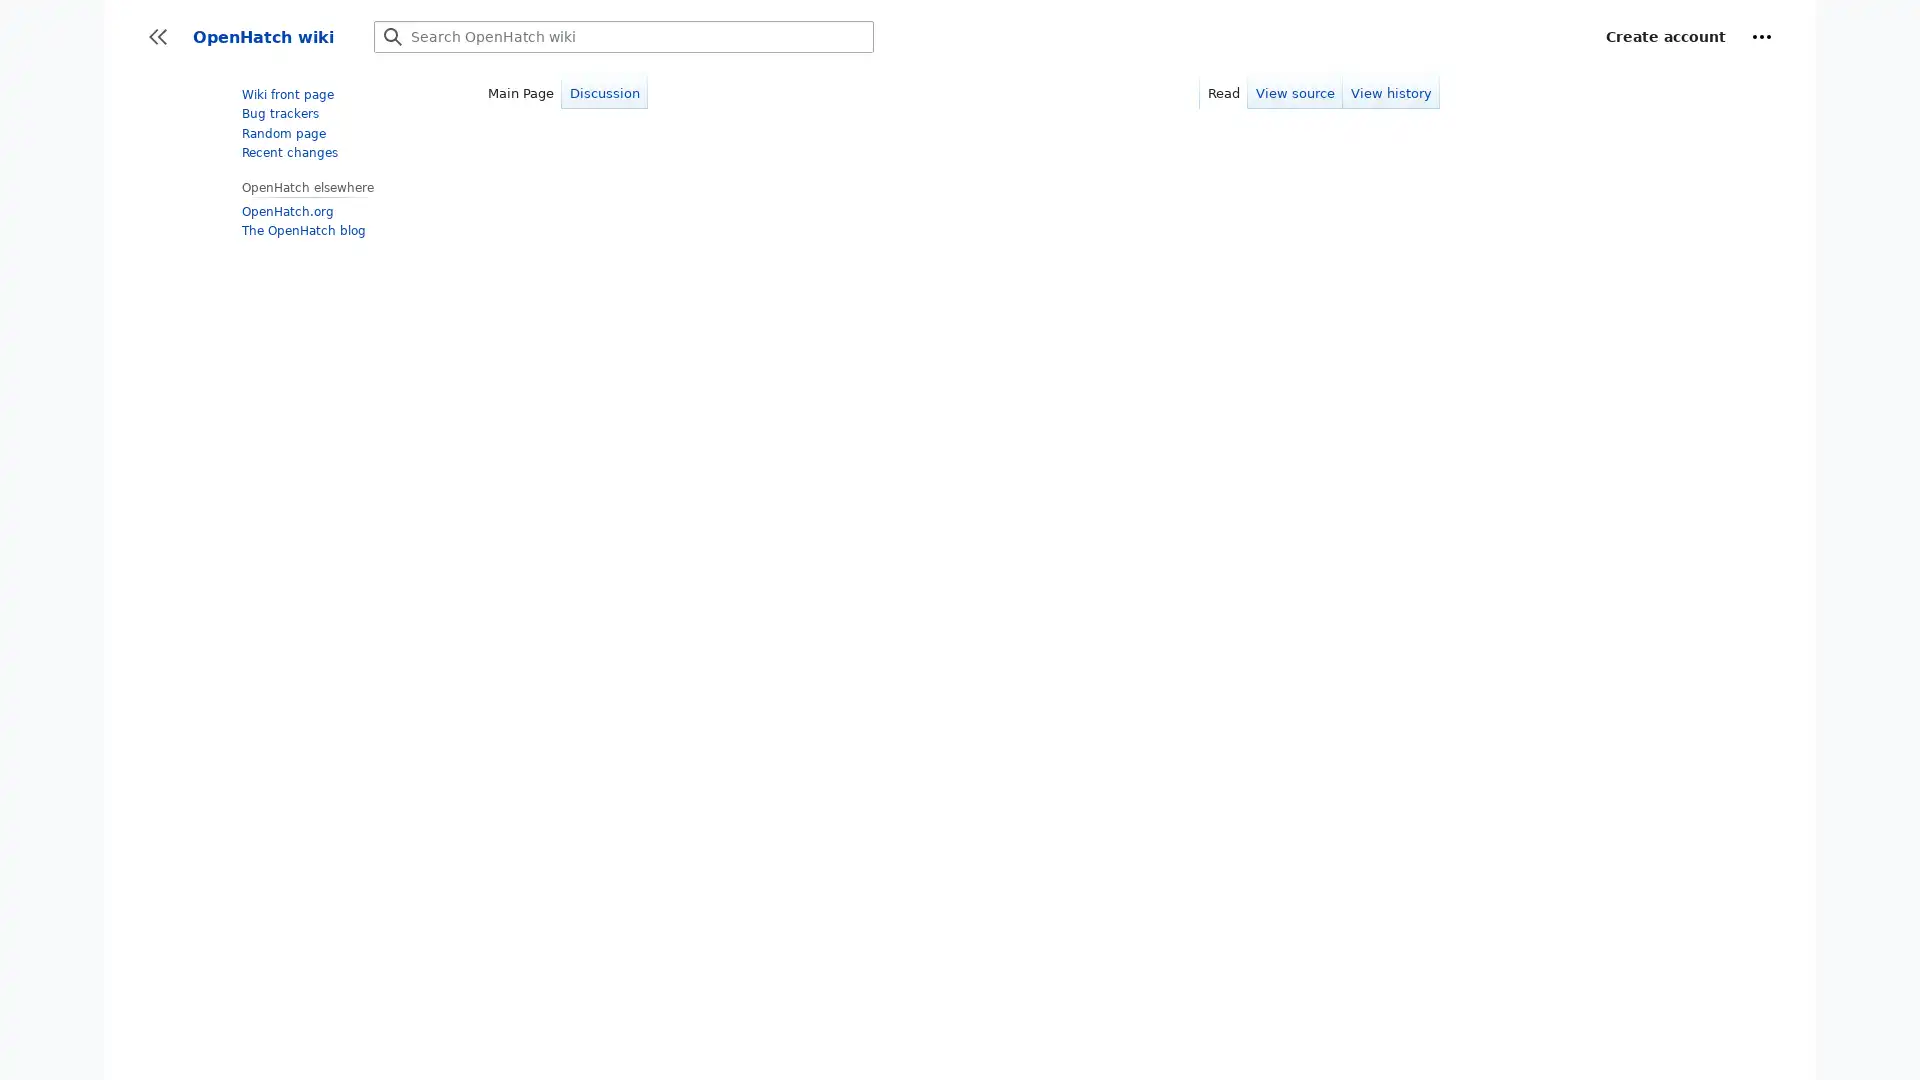 Image resolution: width=1920 pixels, height=1080 pixels. What do you see at coordinates (1320, 1054) in the screenshot?
I see `More information` at bounding box center [1320, 1054].